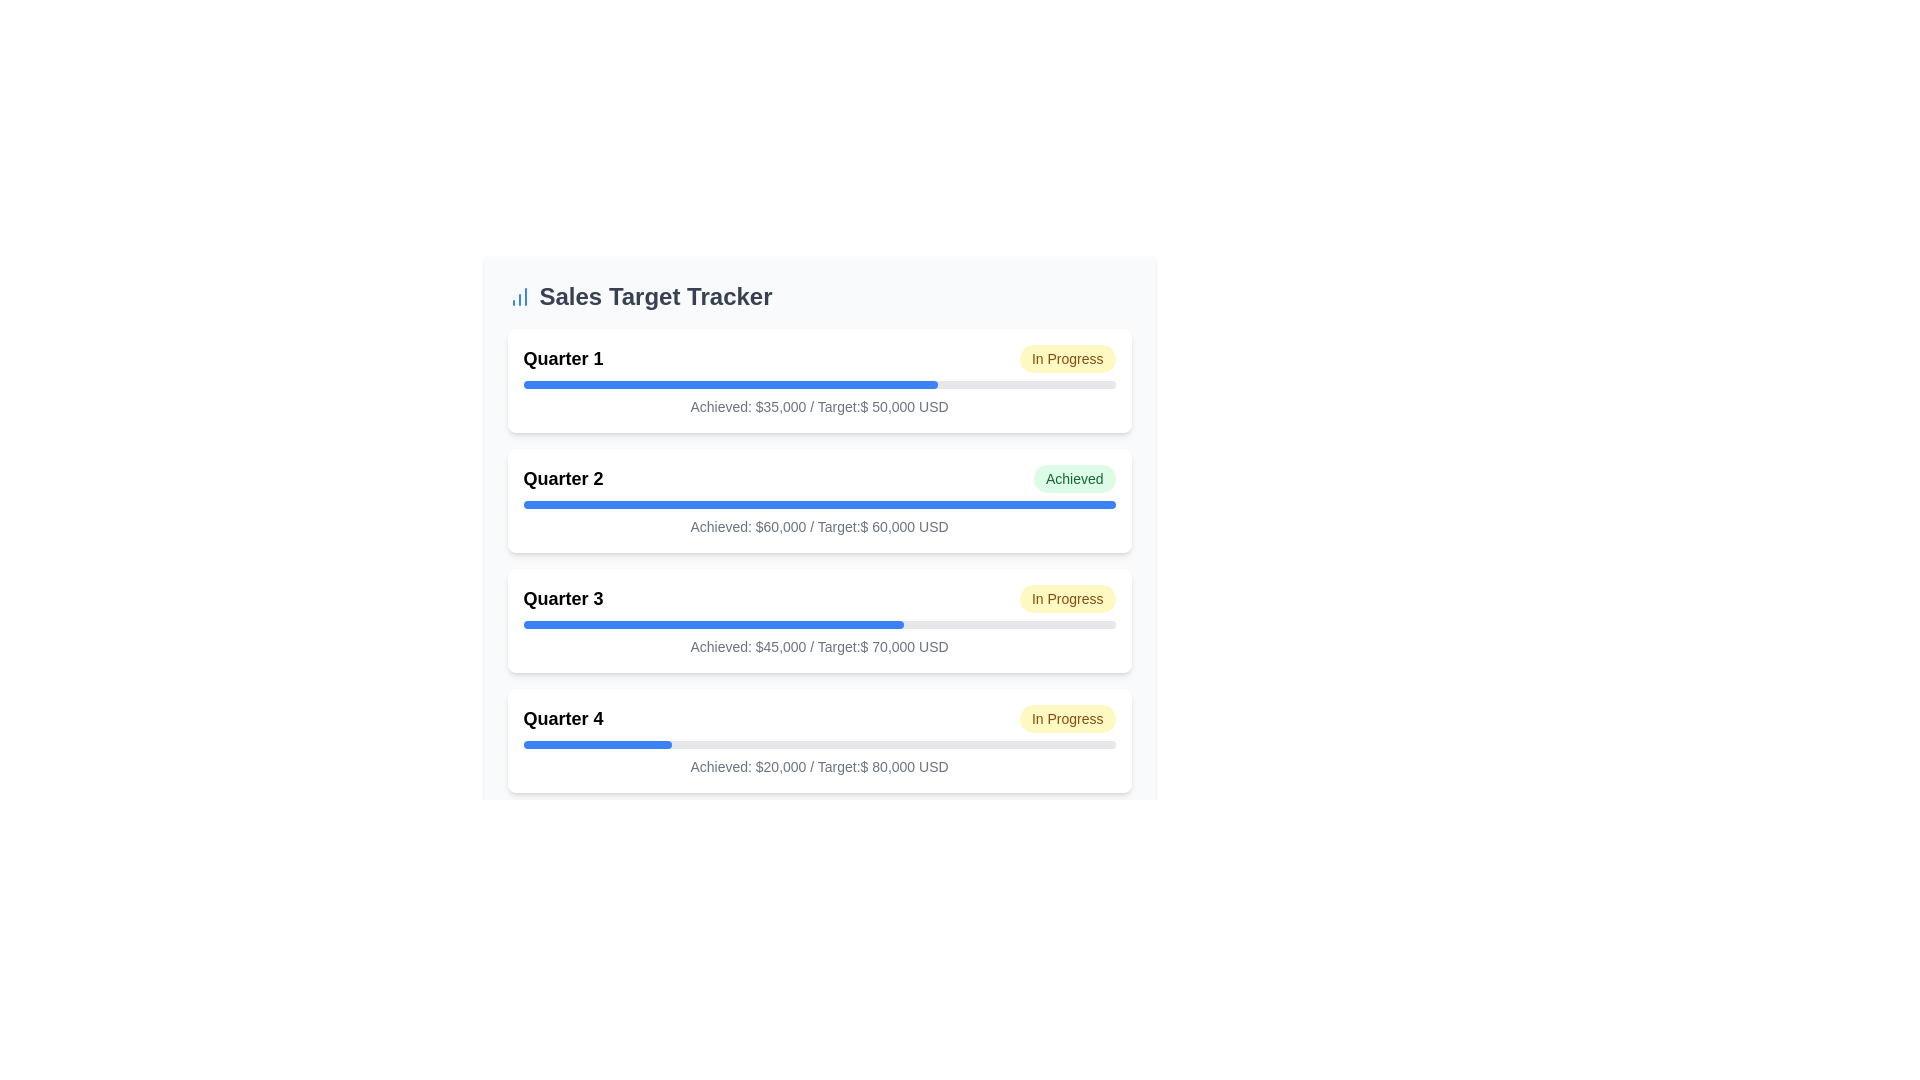 This screenshot has height=1080, width=1920. I want to click on the text label displaying 'Quarter 4' which is styled in bold black font and is located within a card-like section of a progress tracker interface, so click(562, 717).